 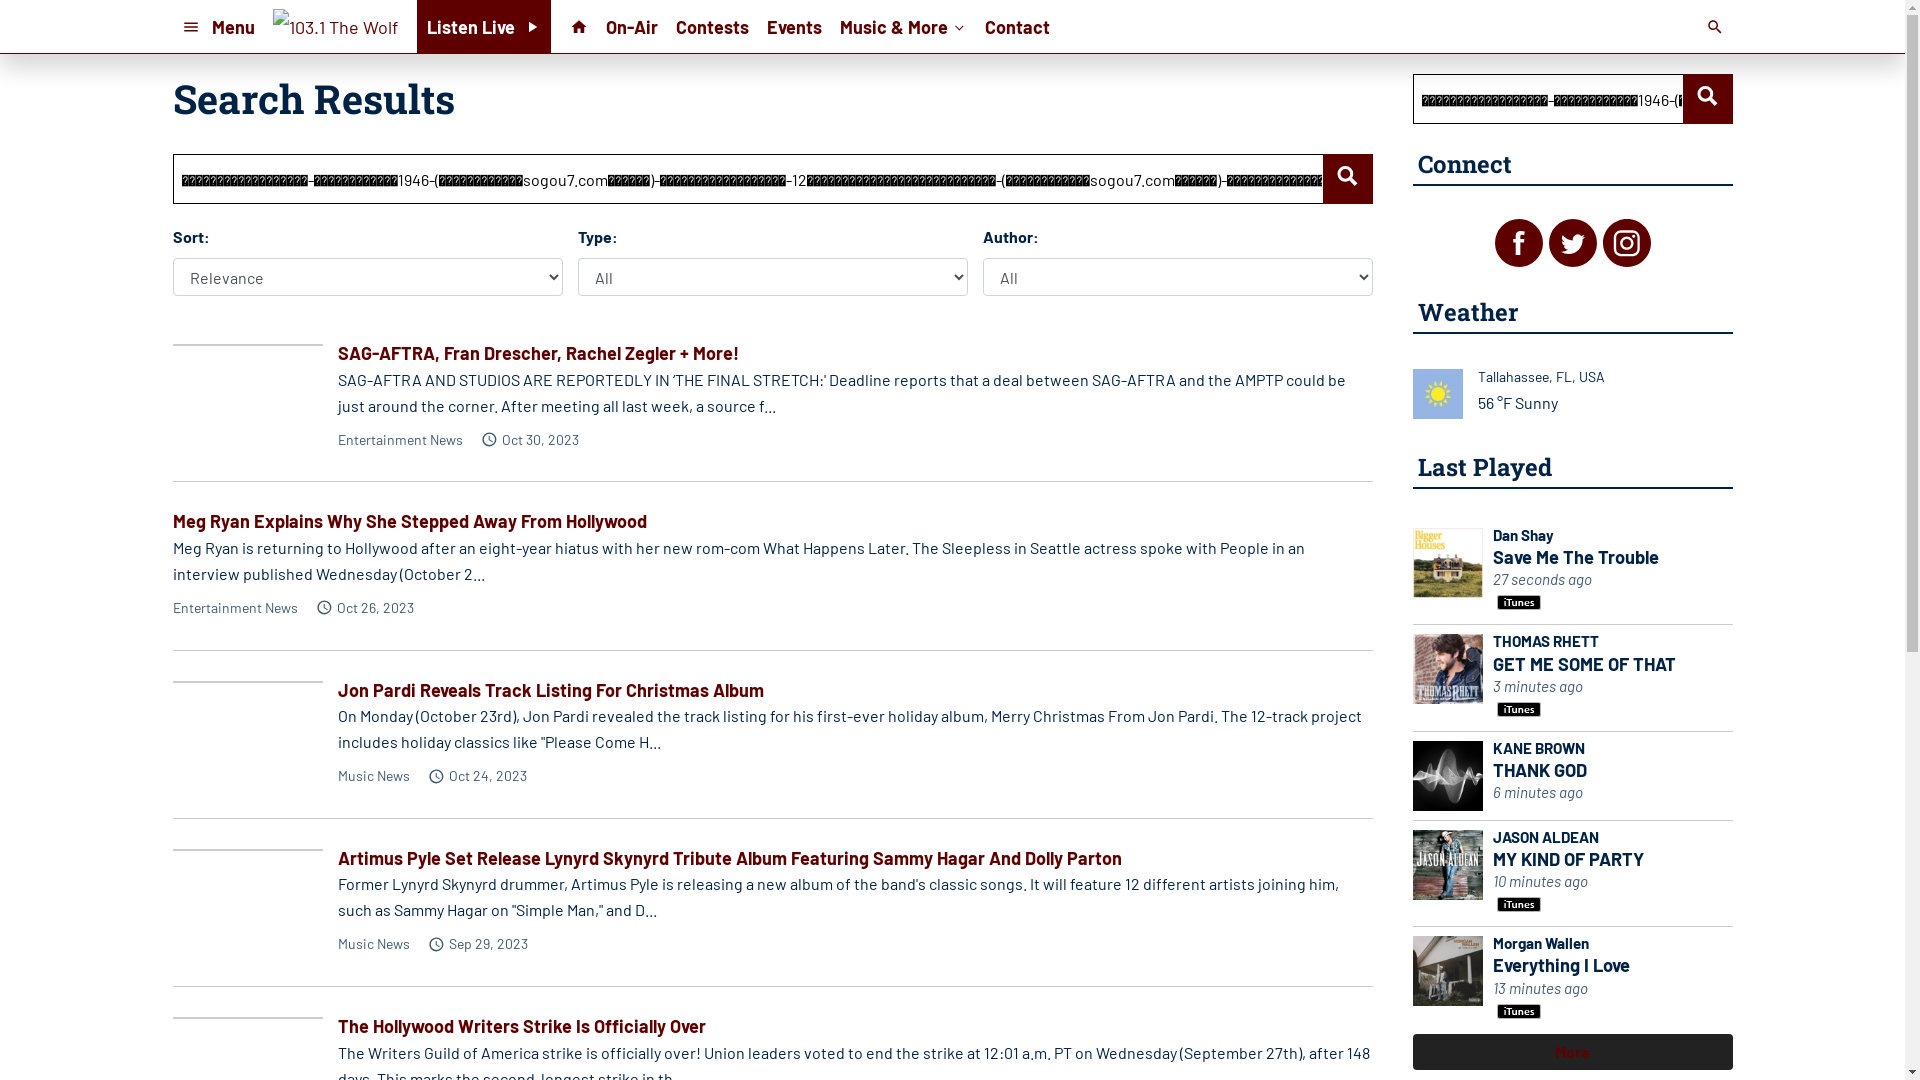 What do you see at coordinates (712, 26) in the screenshot?
I see `'Contests'` at bounding box center [712, 26].